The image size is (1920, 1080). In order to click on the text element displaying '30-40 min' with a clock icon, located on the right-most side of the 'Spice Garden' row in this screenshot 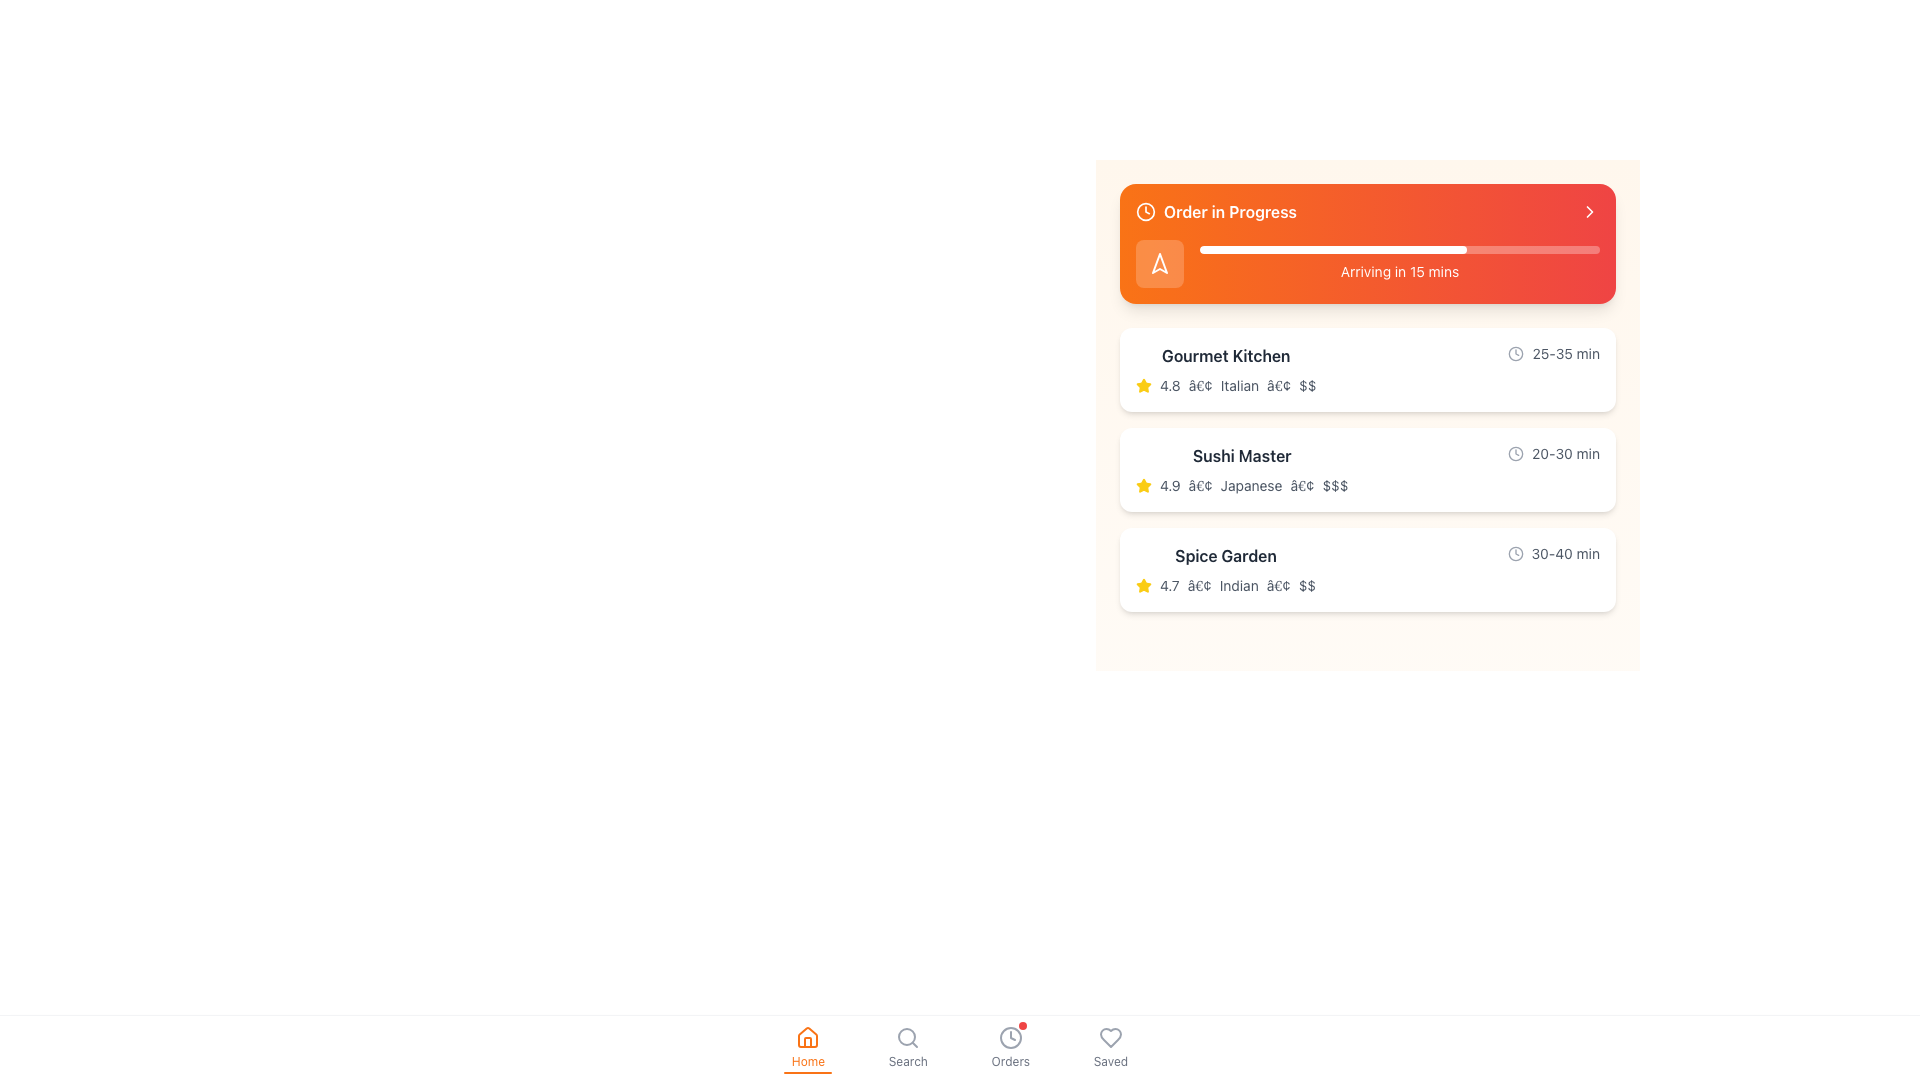, I will do `click(1552, 554)`.